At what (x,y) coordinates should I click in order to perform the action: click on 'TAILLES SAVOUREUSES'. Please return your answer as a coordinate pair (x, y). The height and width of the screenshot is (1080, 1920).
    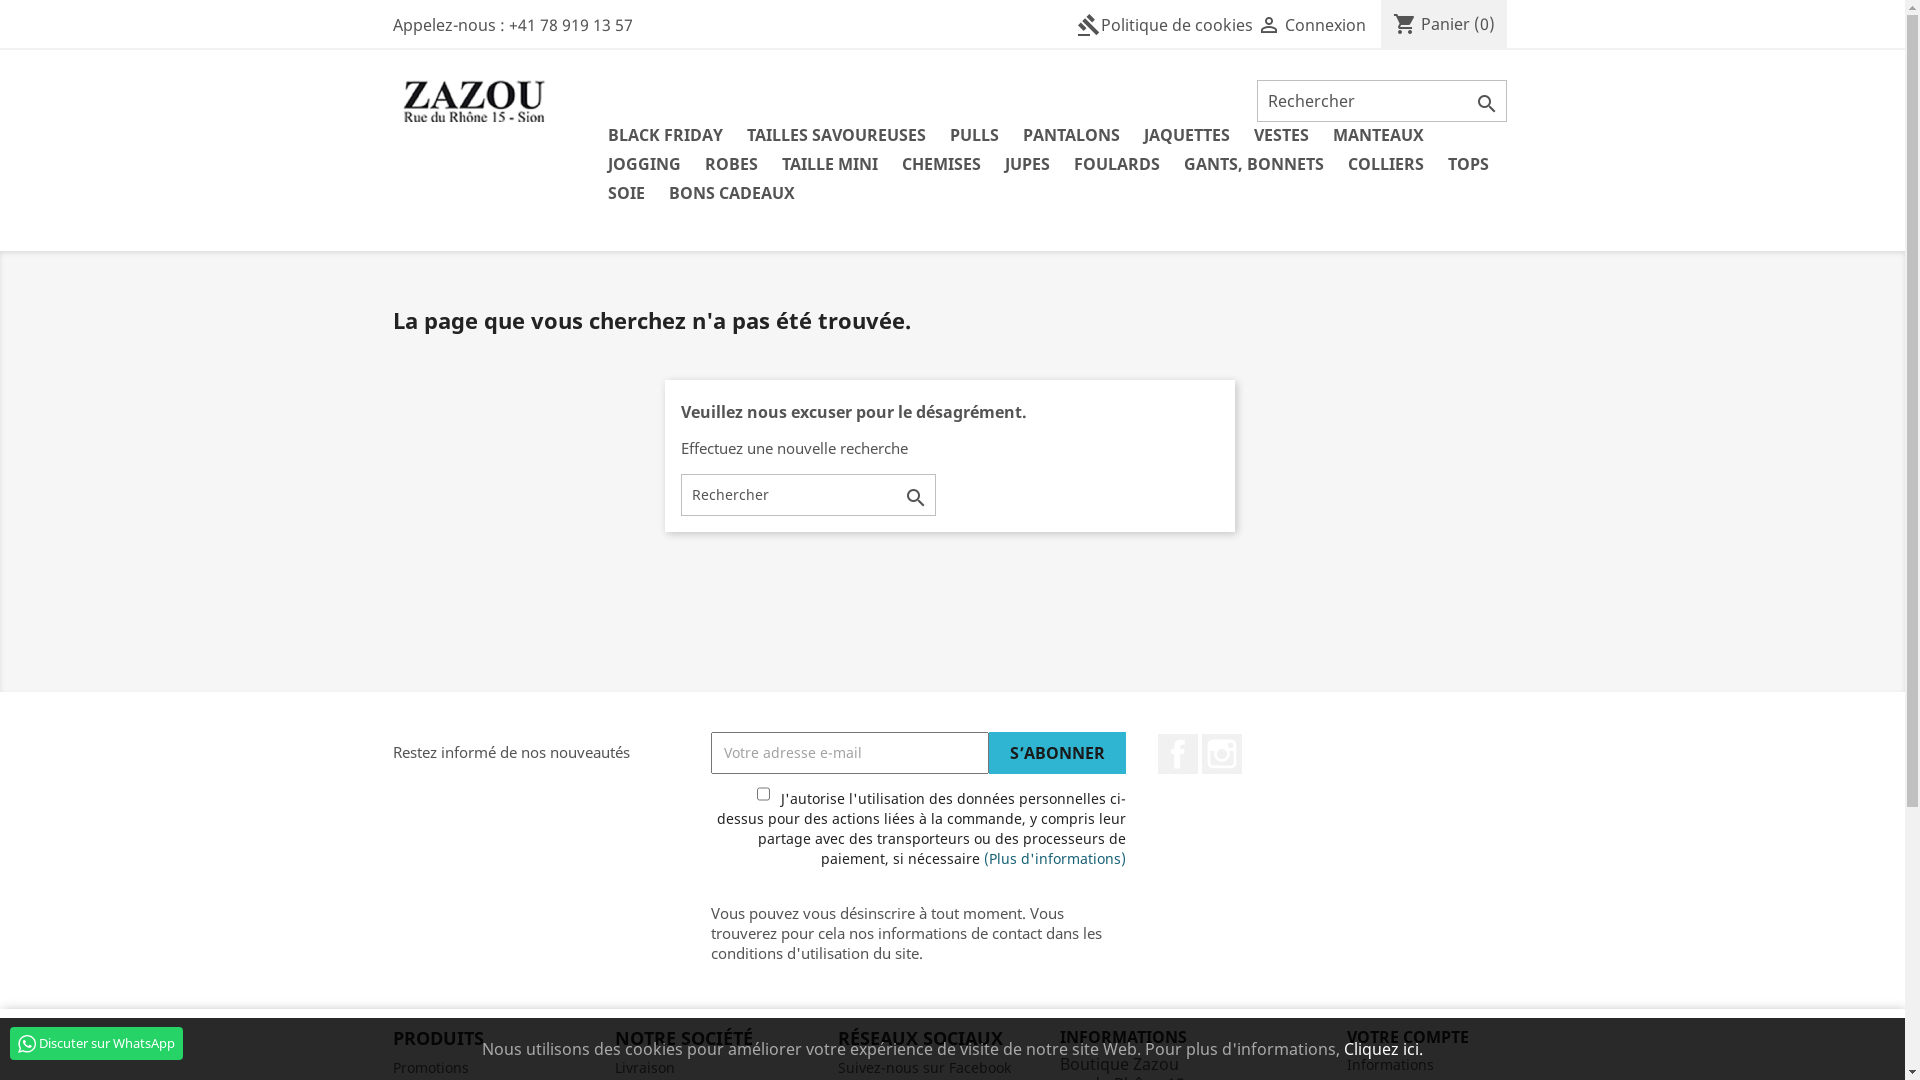
    Looking at the image, I should click on (836, 135).